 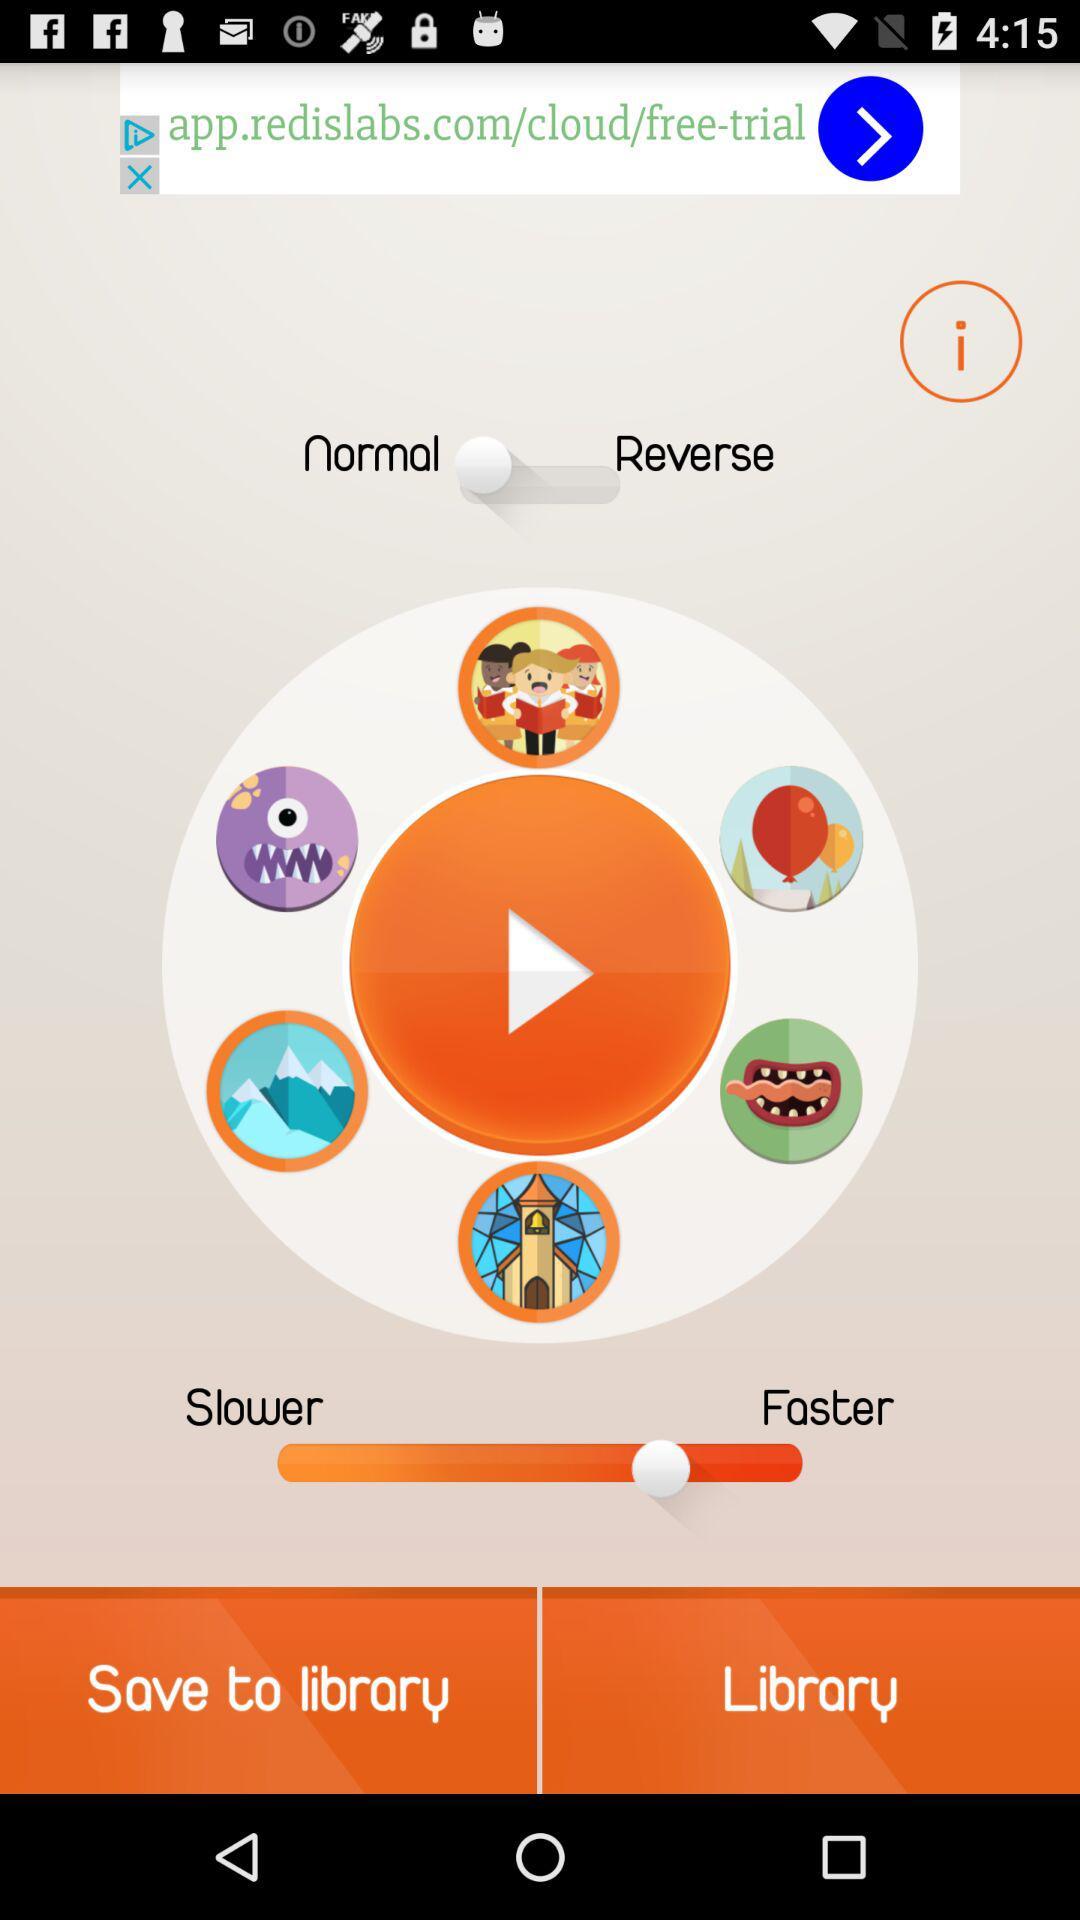 What do you see at coordinates (538, 687) in the screenshot?
I see `the icon above the play icon` at bounding box center [538, 687].